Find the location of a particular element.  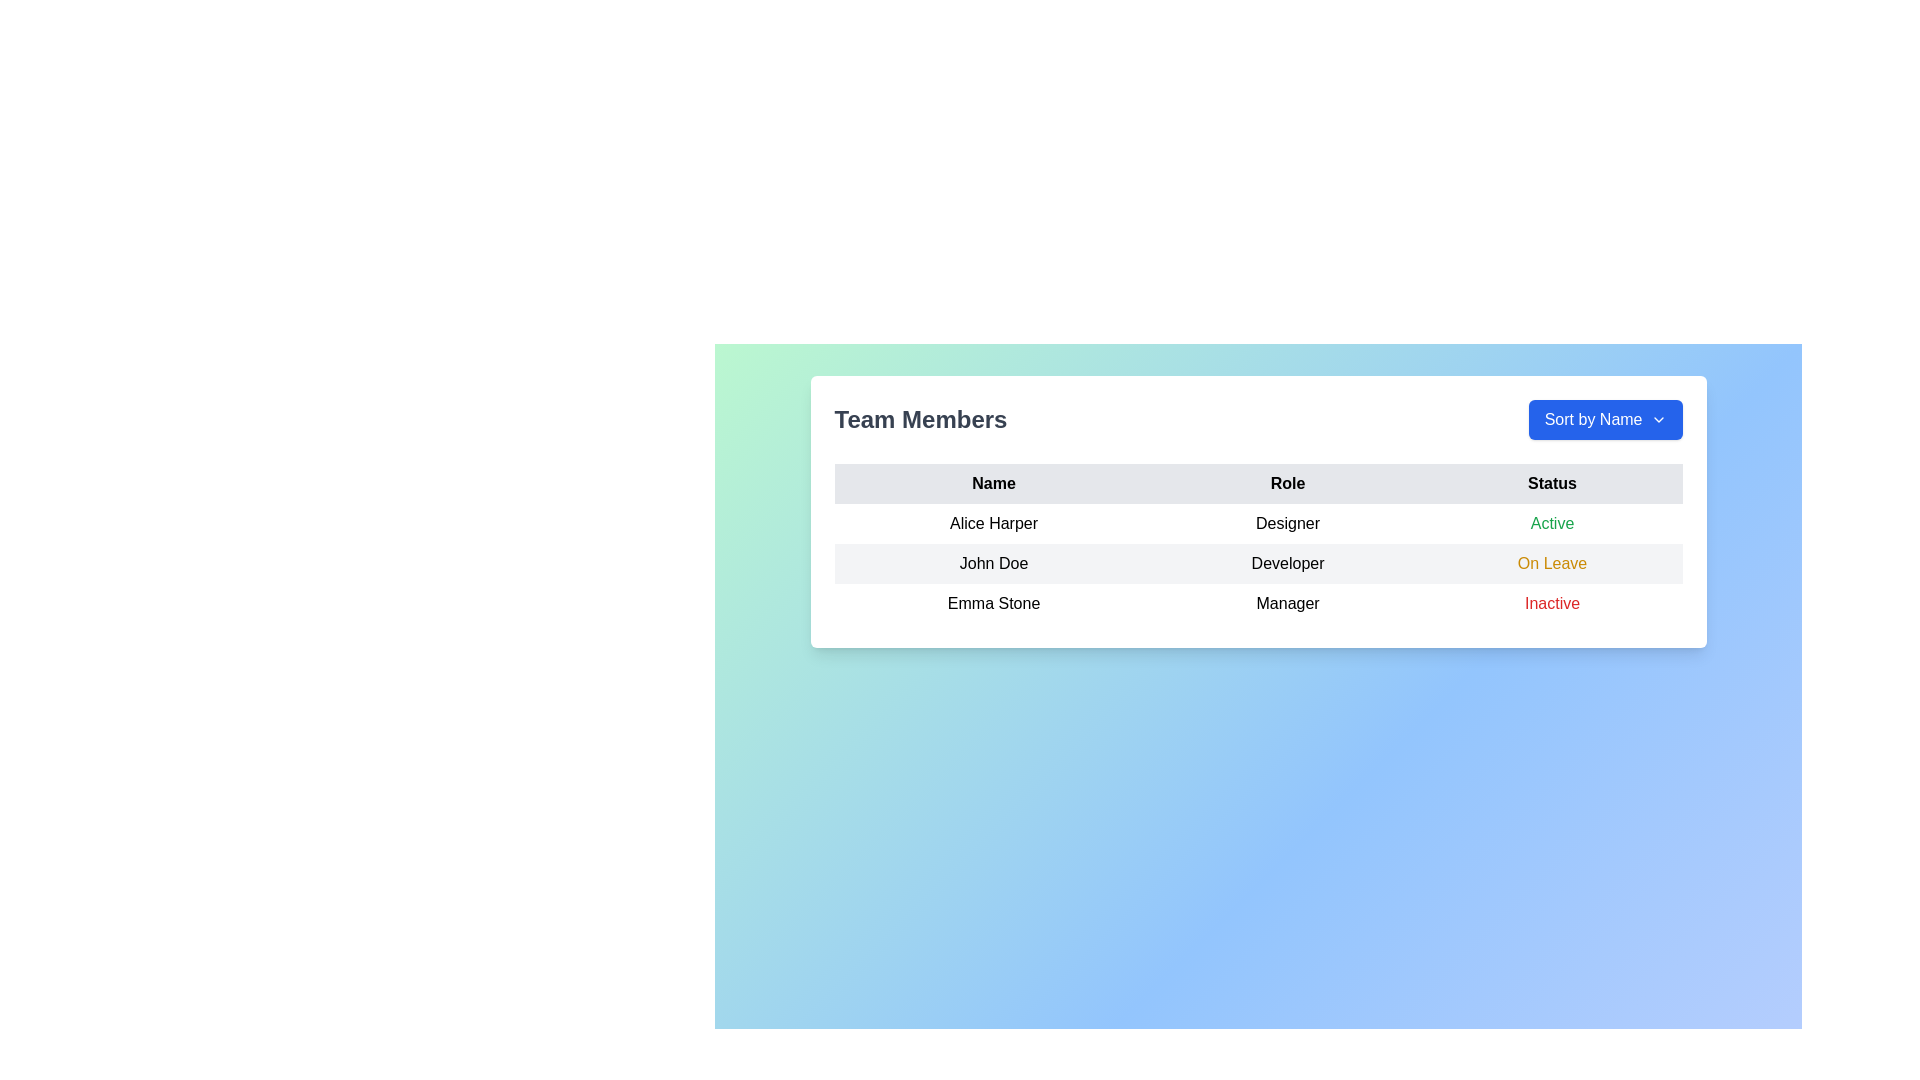

text label displaying 'Developer' located in the 'Role' column of the table, specifically in the second row for 'John Doe' is located at coordinates (1288, 563).